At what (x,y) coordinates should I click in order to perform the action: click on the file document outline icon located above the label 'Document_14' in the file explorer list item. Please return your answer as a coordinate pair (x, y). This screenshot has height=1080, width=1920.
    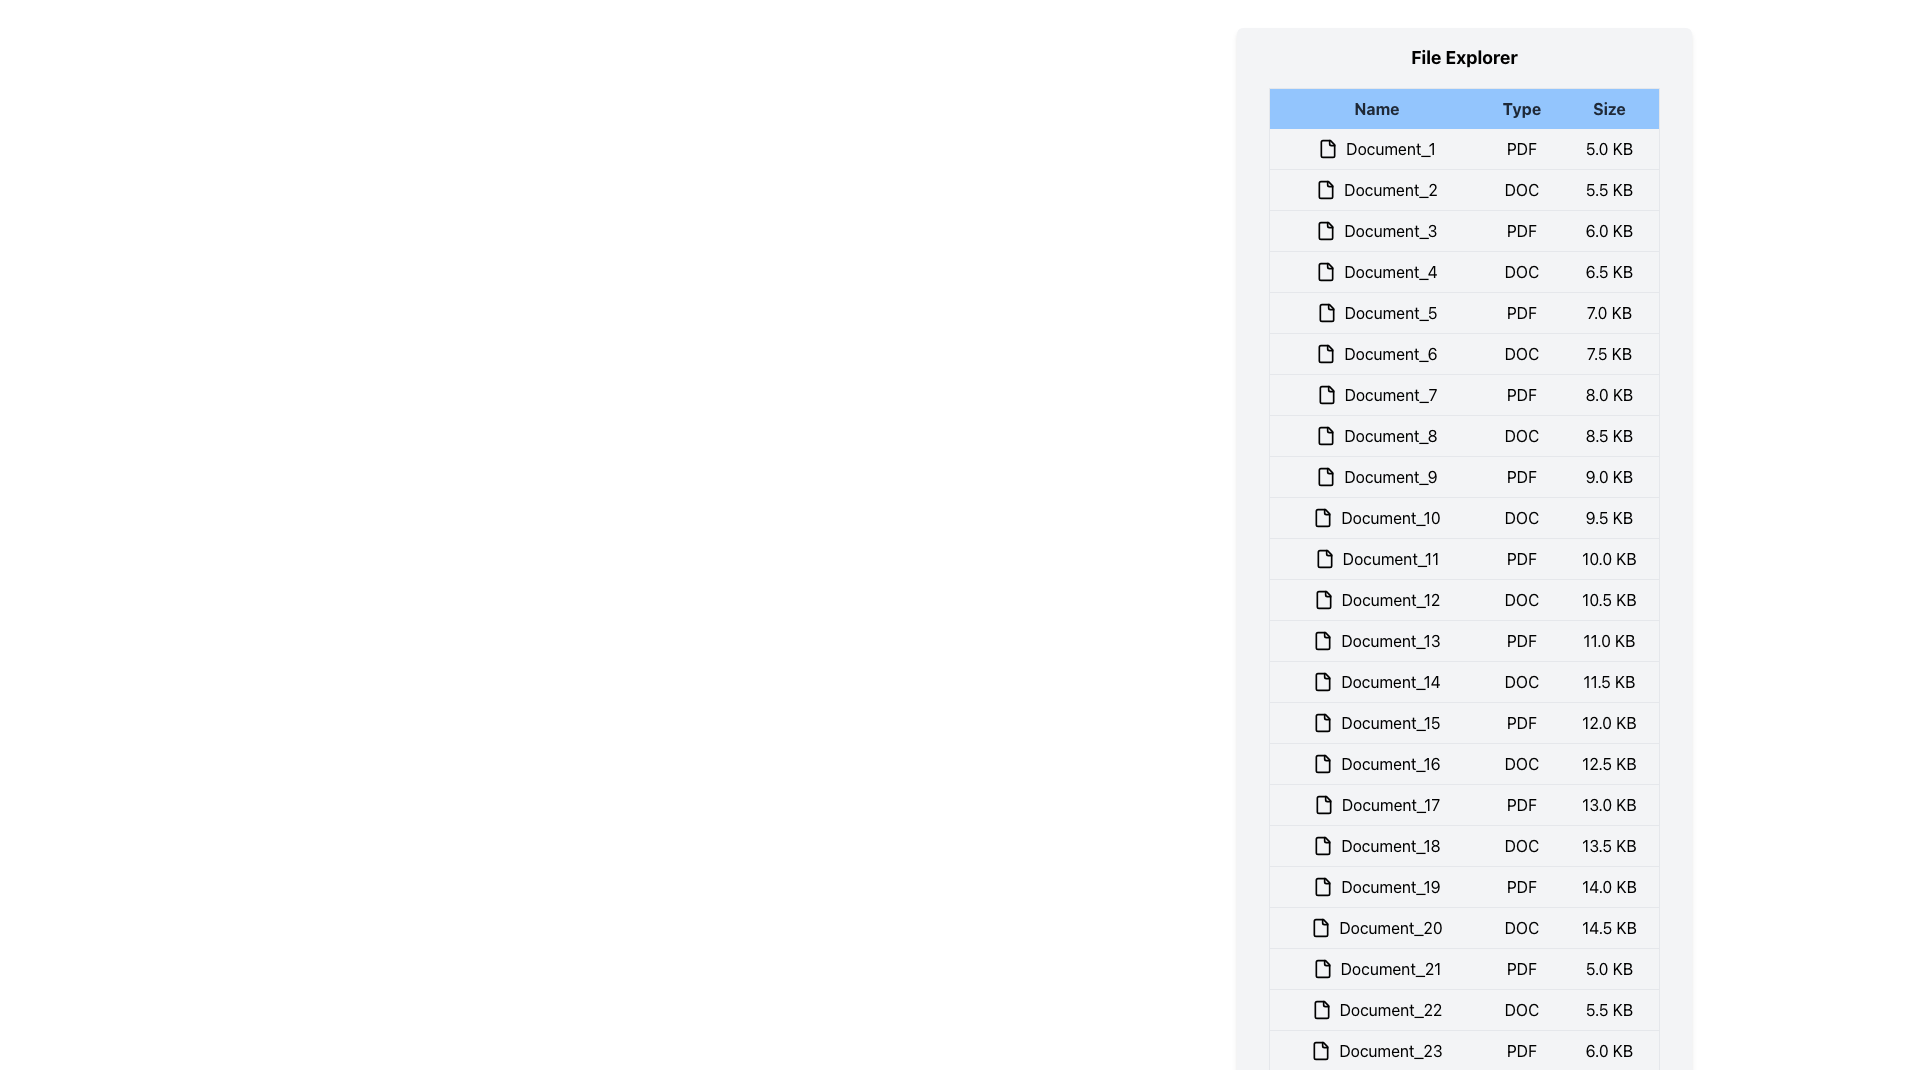
    Looking at the image, I should click on (1323, 681).